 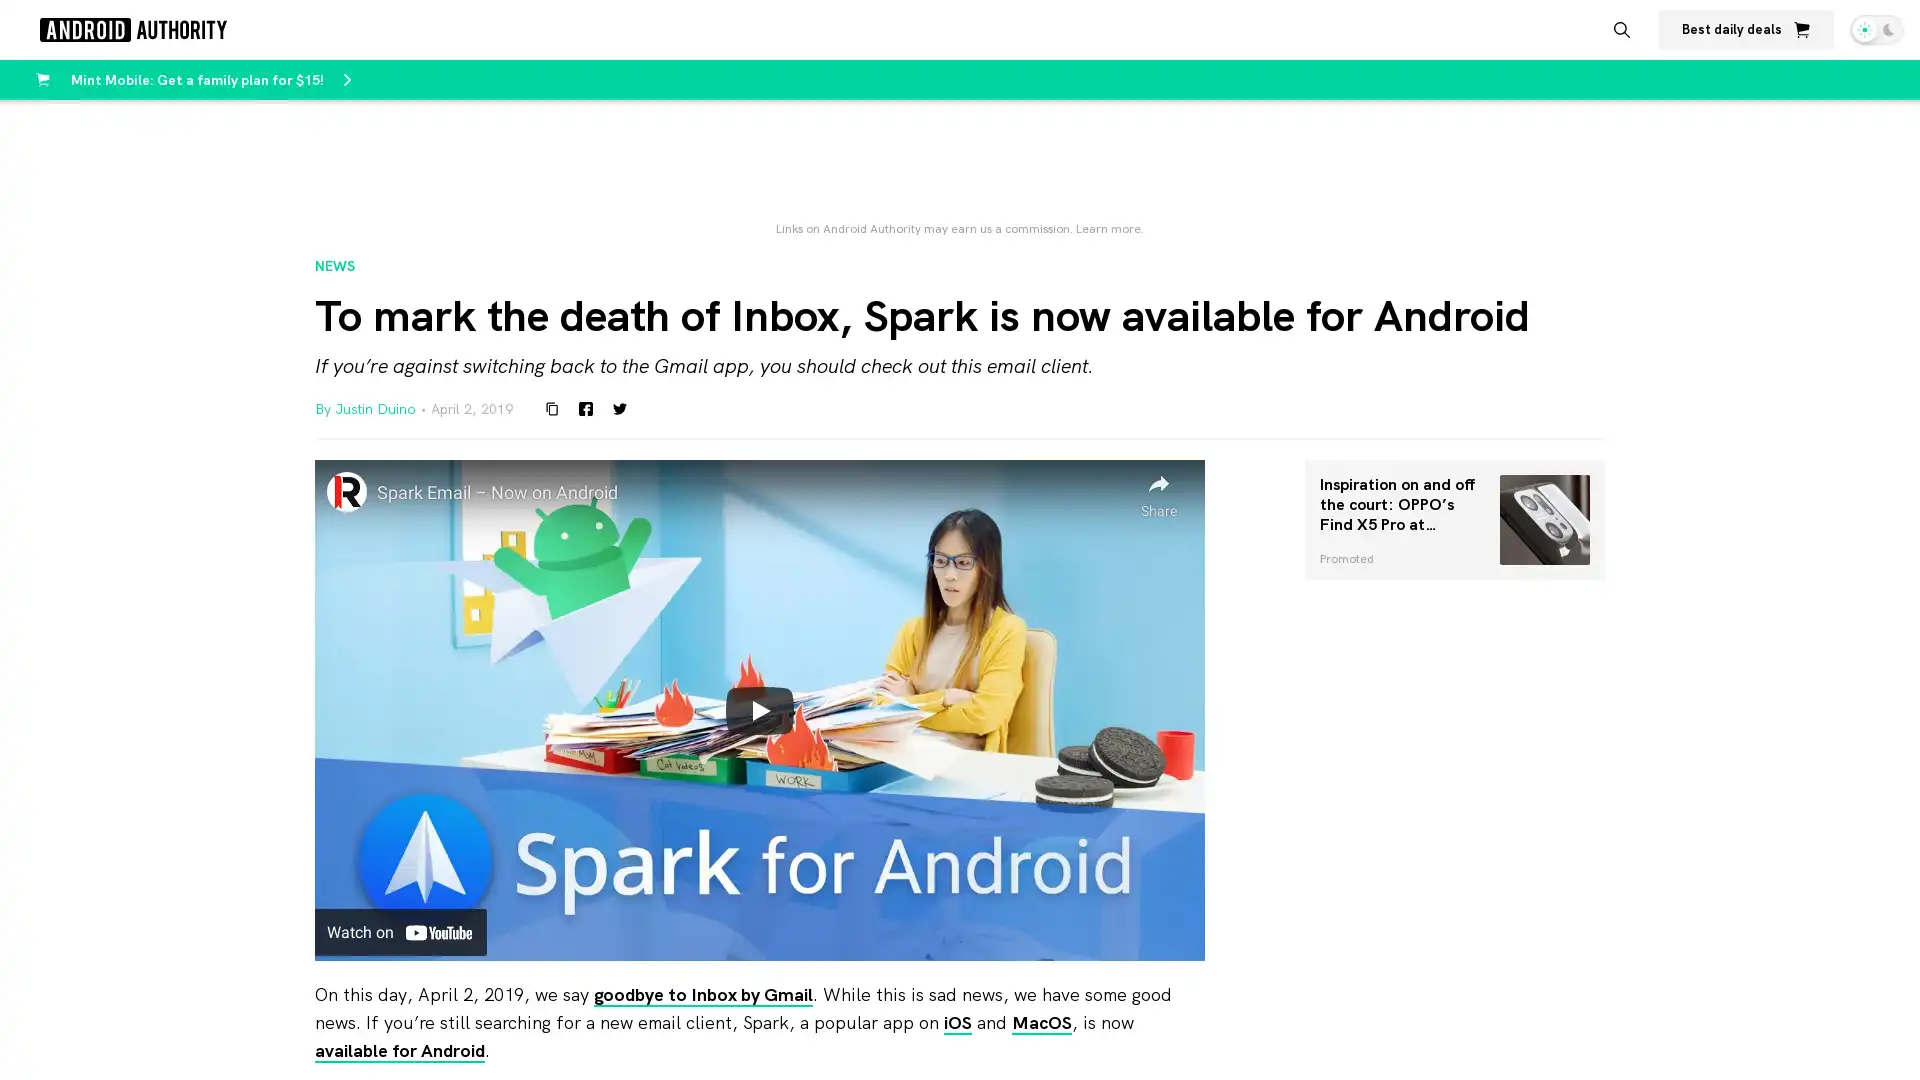 What do you see at coordinates (375, 407) in the screenshot?
I see `Justin Duino` at bounding box center [375, 407].